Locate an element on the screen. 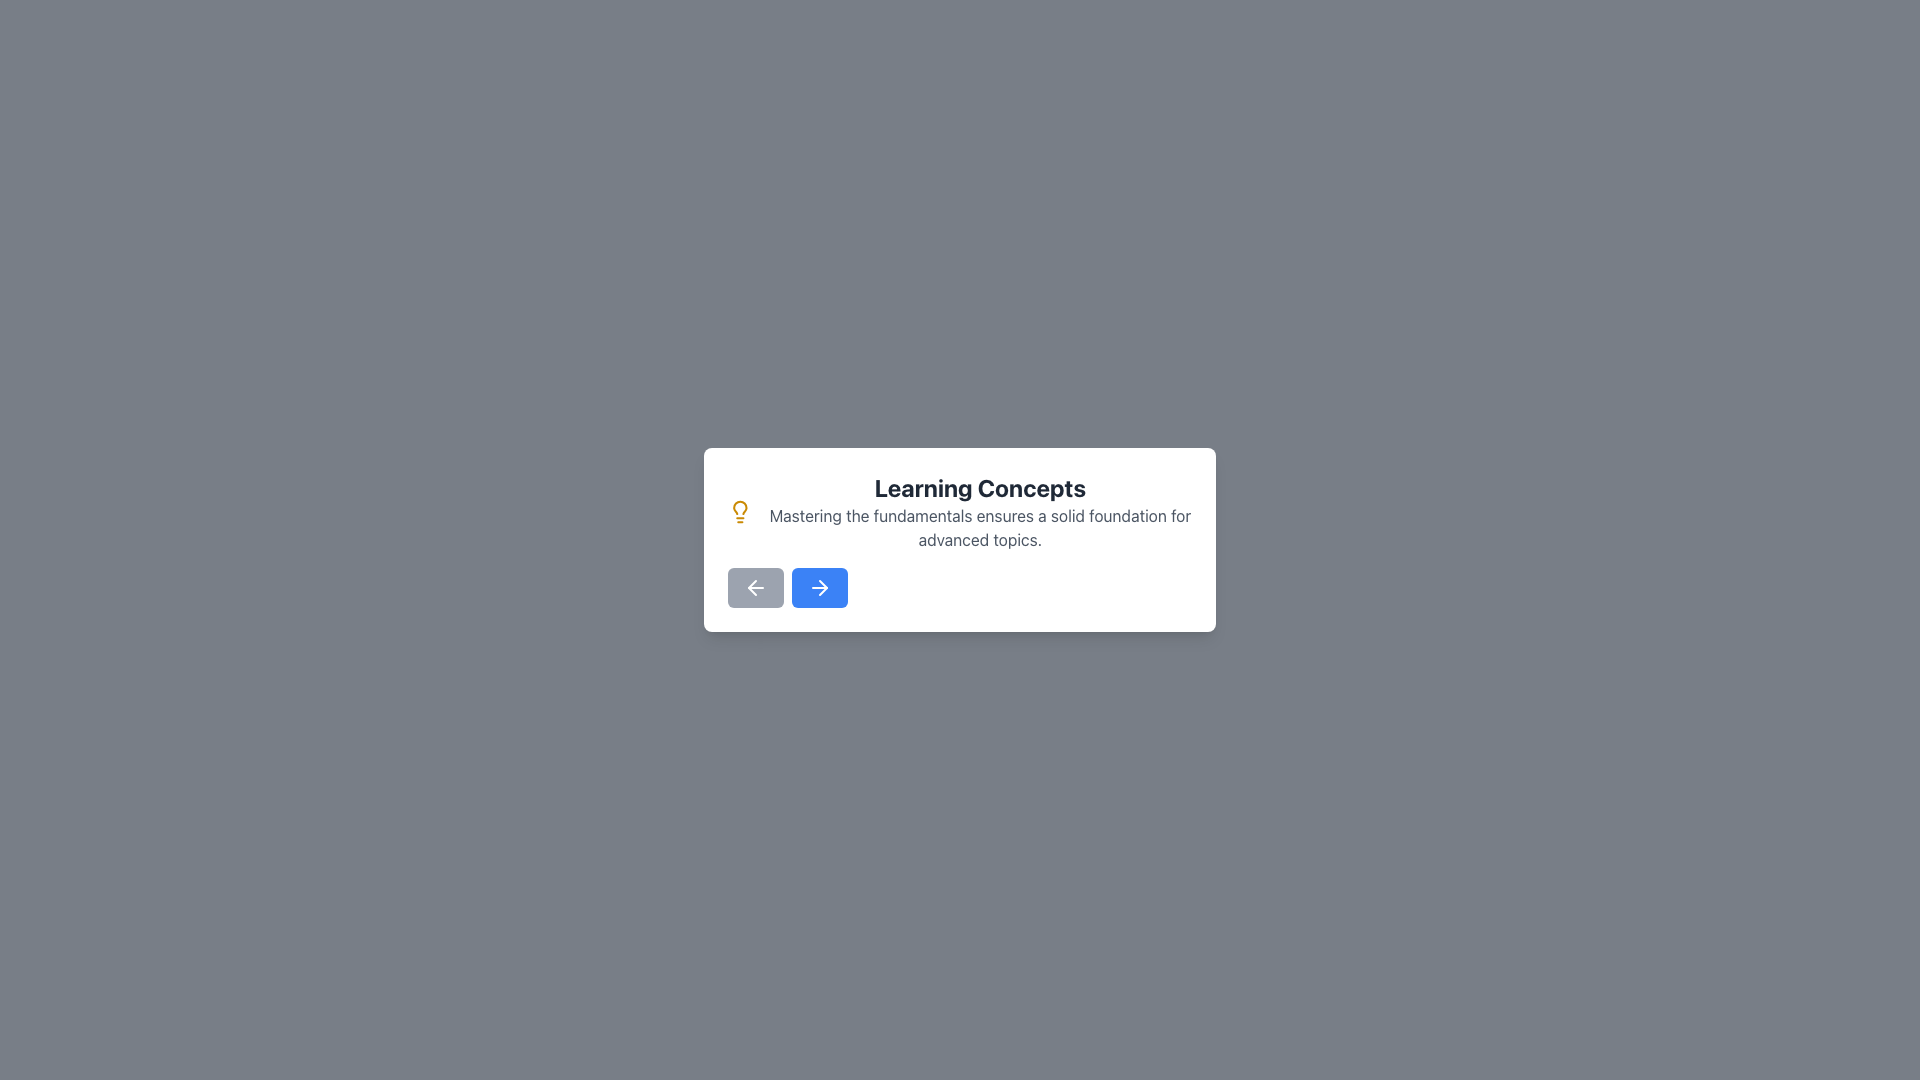 The width and height of the screenshot is (1920, 1080). the lightbulb icon that represents an idea or concept, located to the left of the 'Learning Concepts' text is located at coordinates (739, 511).